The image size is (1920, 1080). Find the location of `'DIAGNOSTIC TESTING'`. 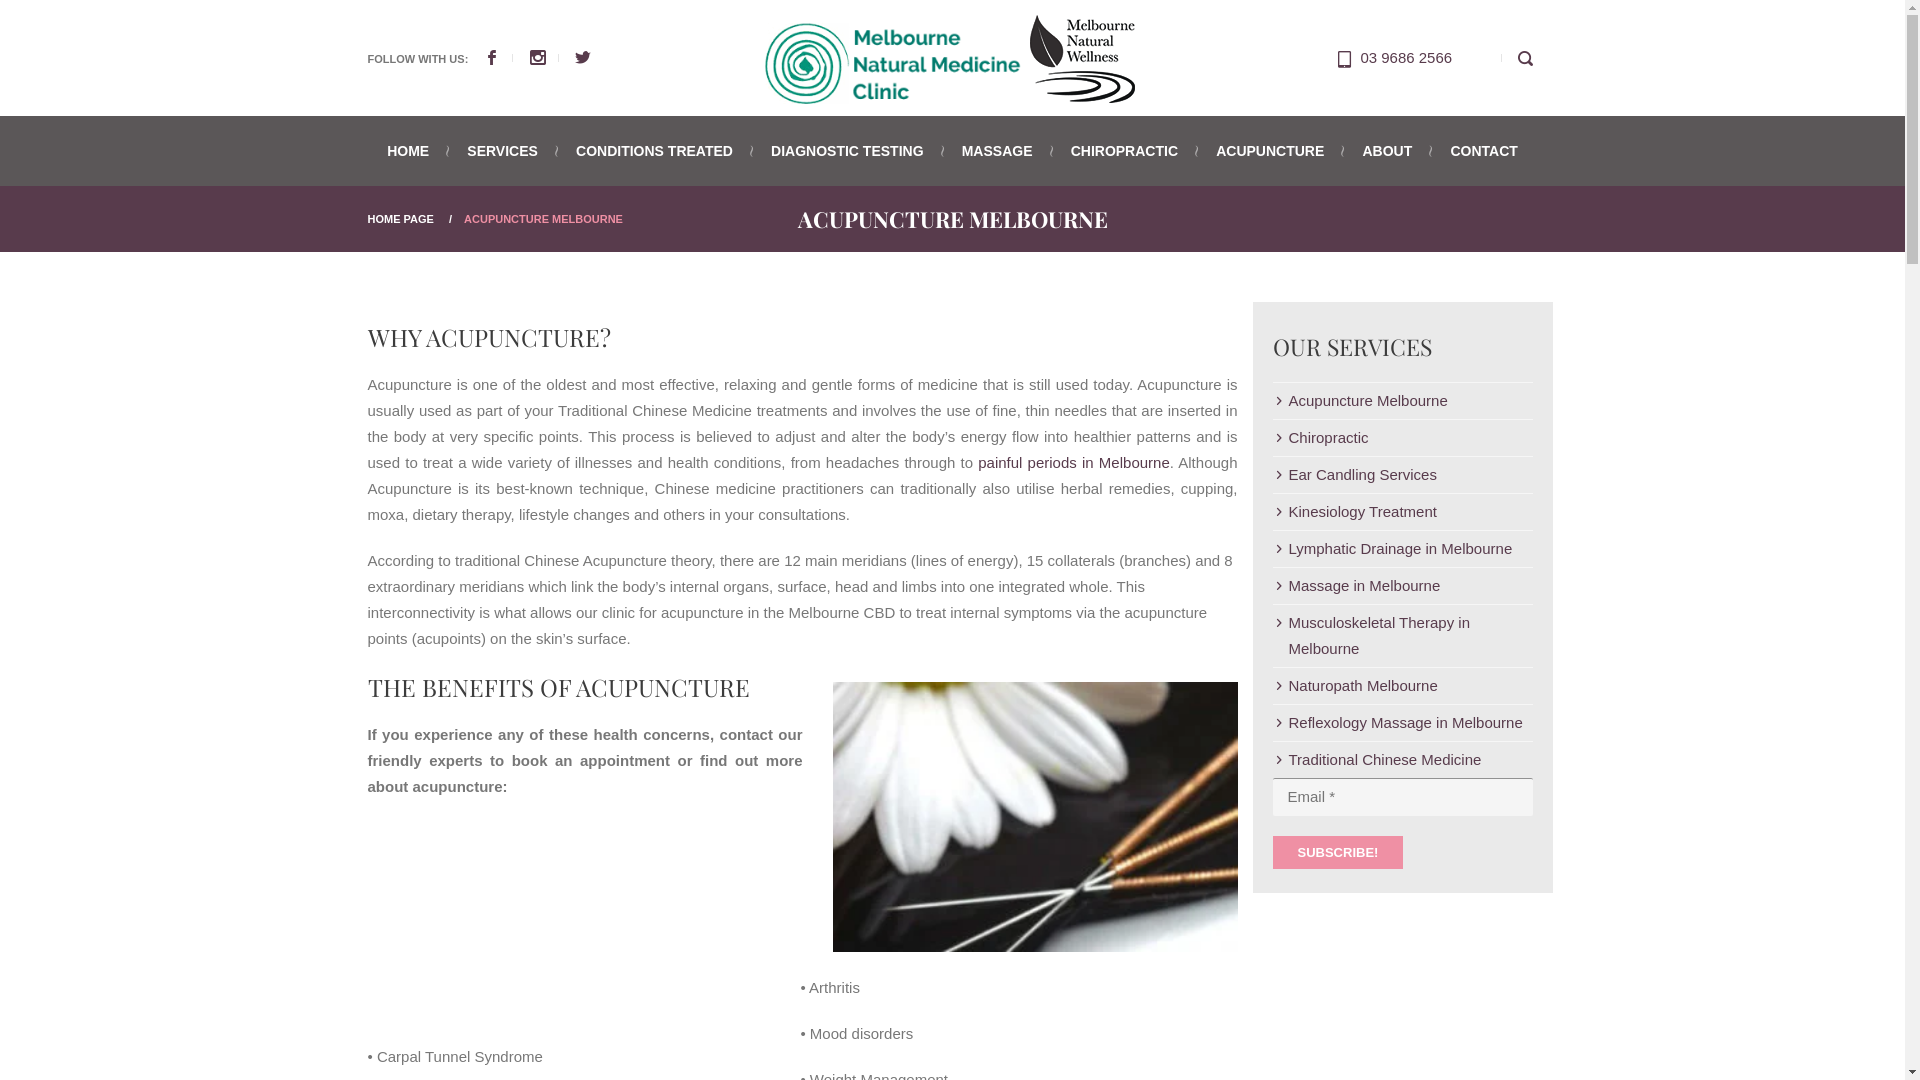

'DIAGNOSTIC TESTING' is located at coordinates (846, 149).